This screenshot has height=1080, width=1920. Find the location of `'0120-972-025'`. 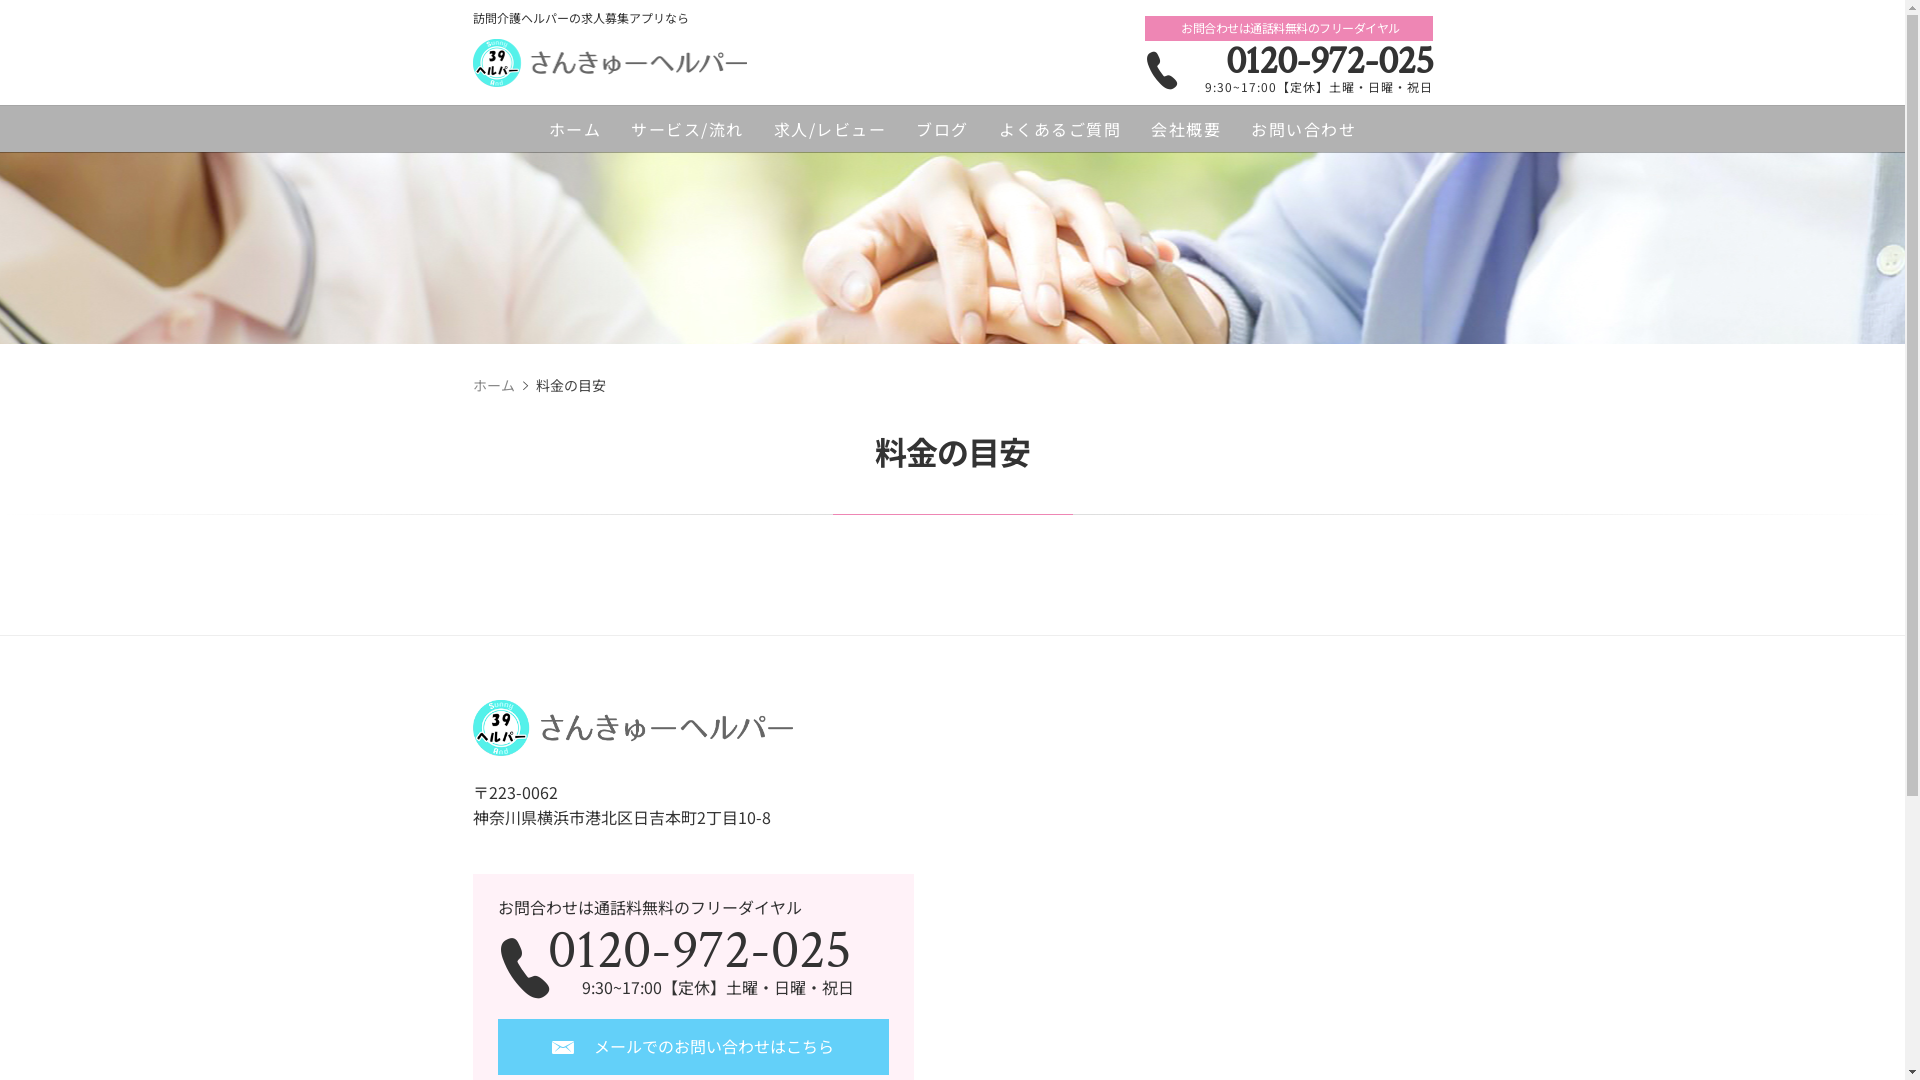

'0120-972-025' is located at coordinates (1287, 60).